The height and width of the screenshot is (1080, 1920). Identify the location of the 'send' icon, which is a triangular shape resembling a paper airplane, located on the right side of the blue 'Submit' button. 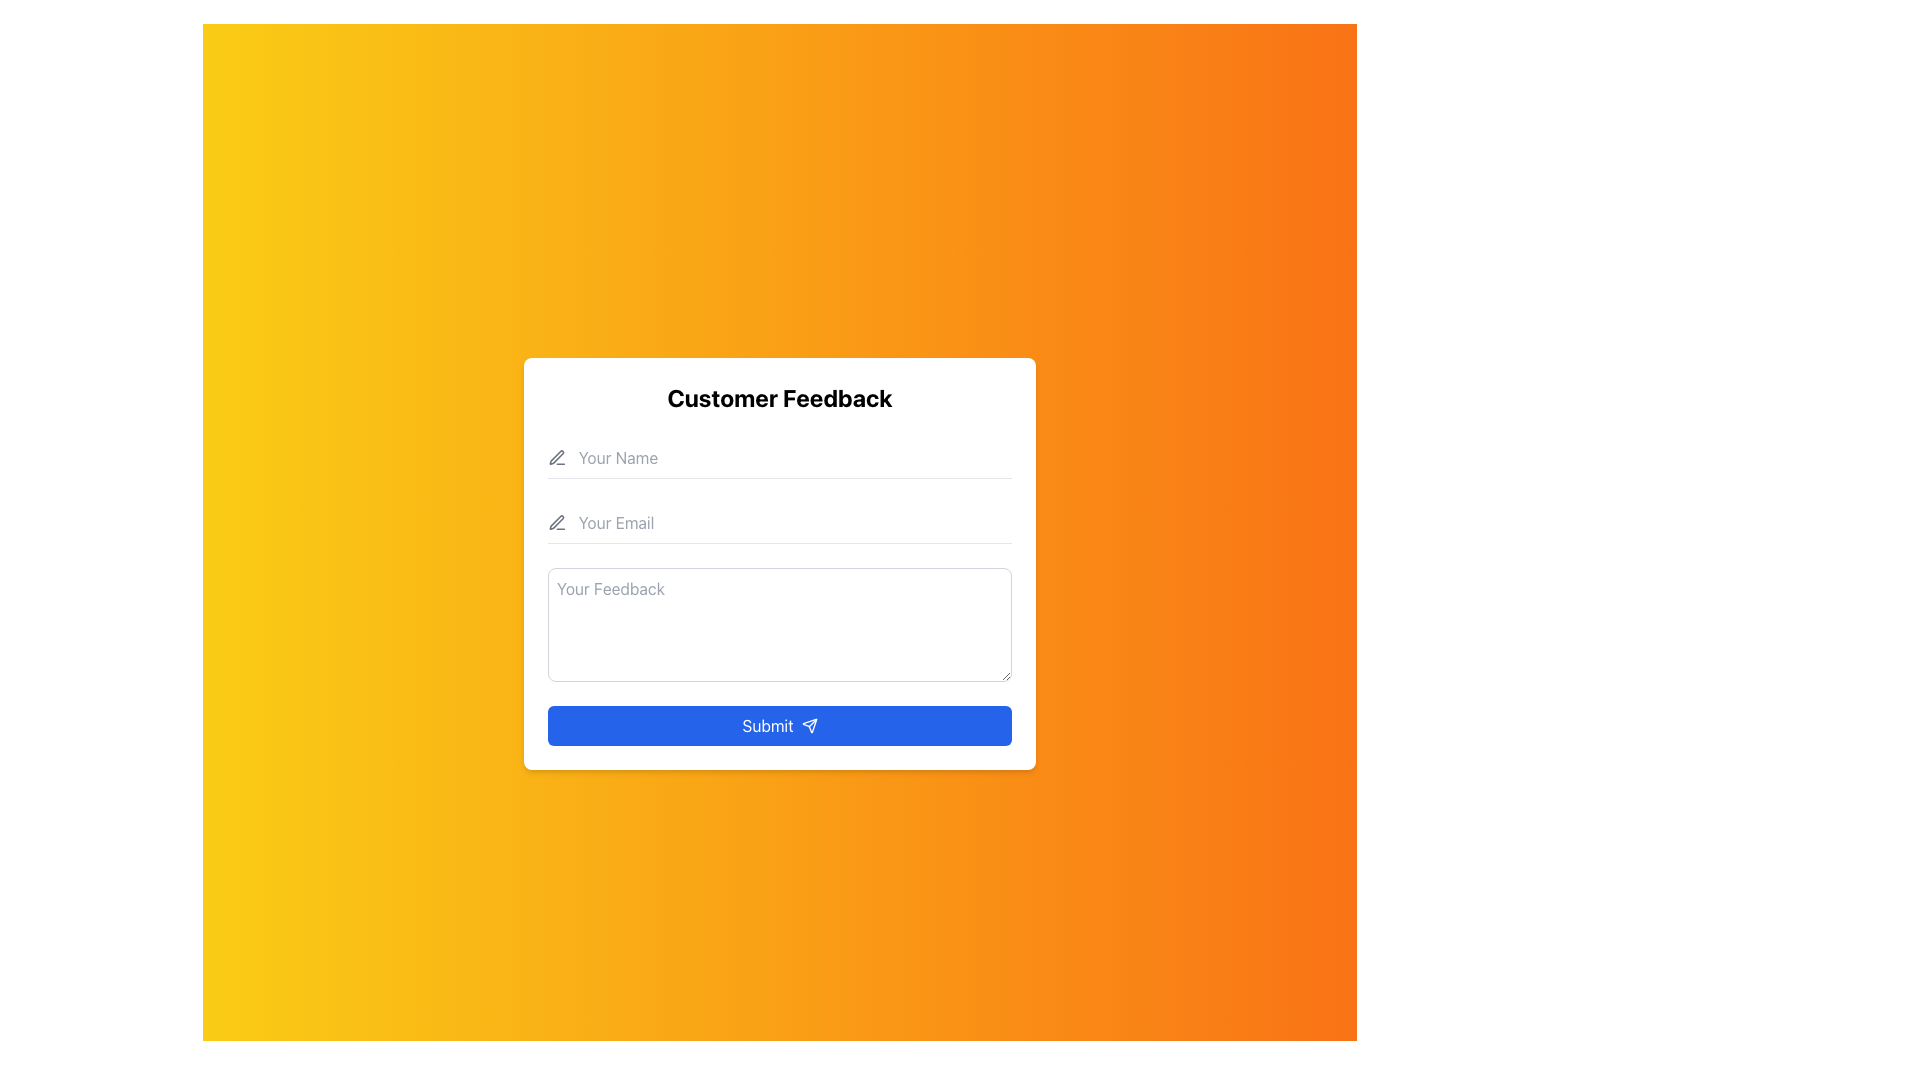
(809, 725).